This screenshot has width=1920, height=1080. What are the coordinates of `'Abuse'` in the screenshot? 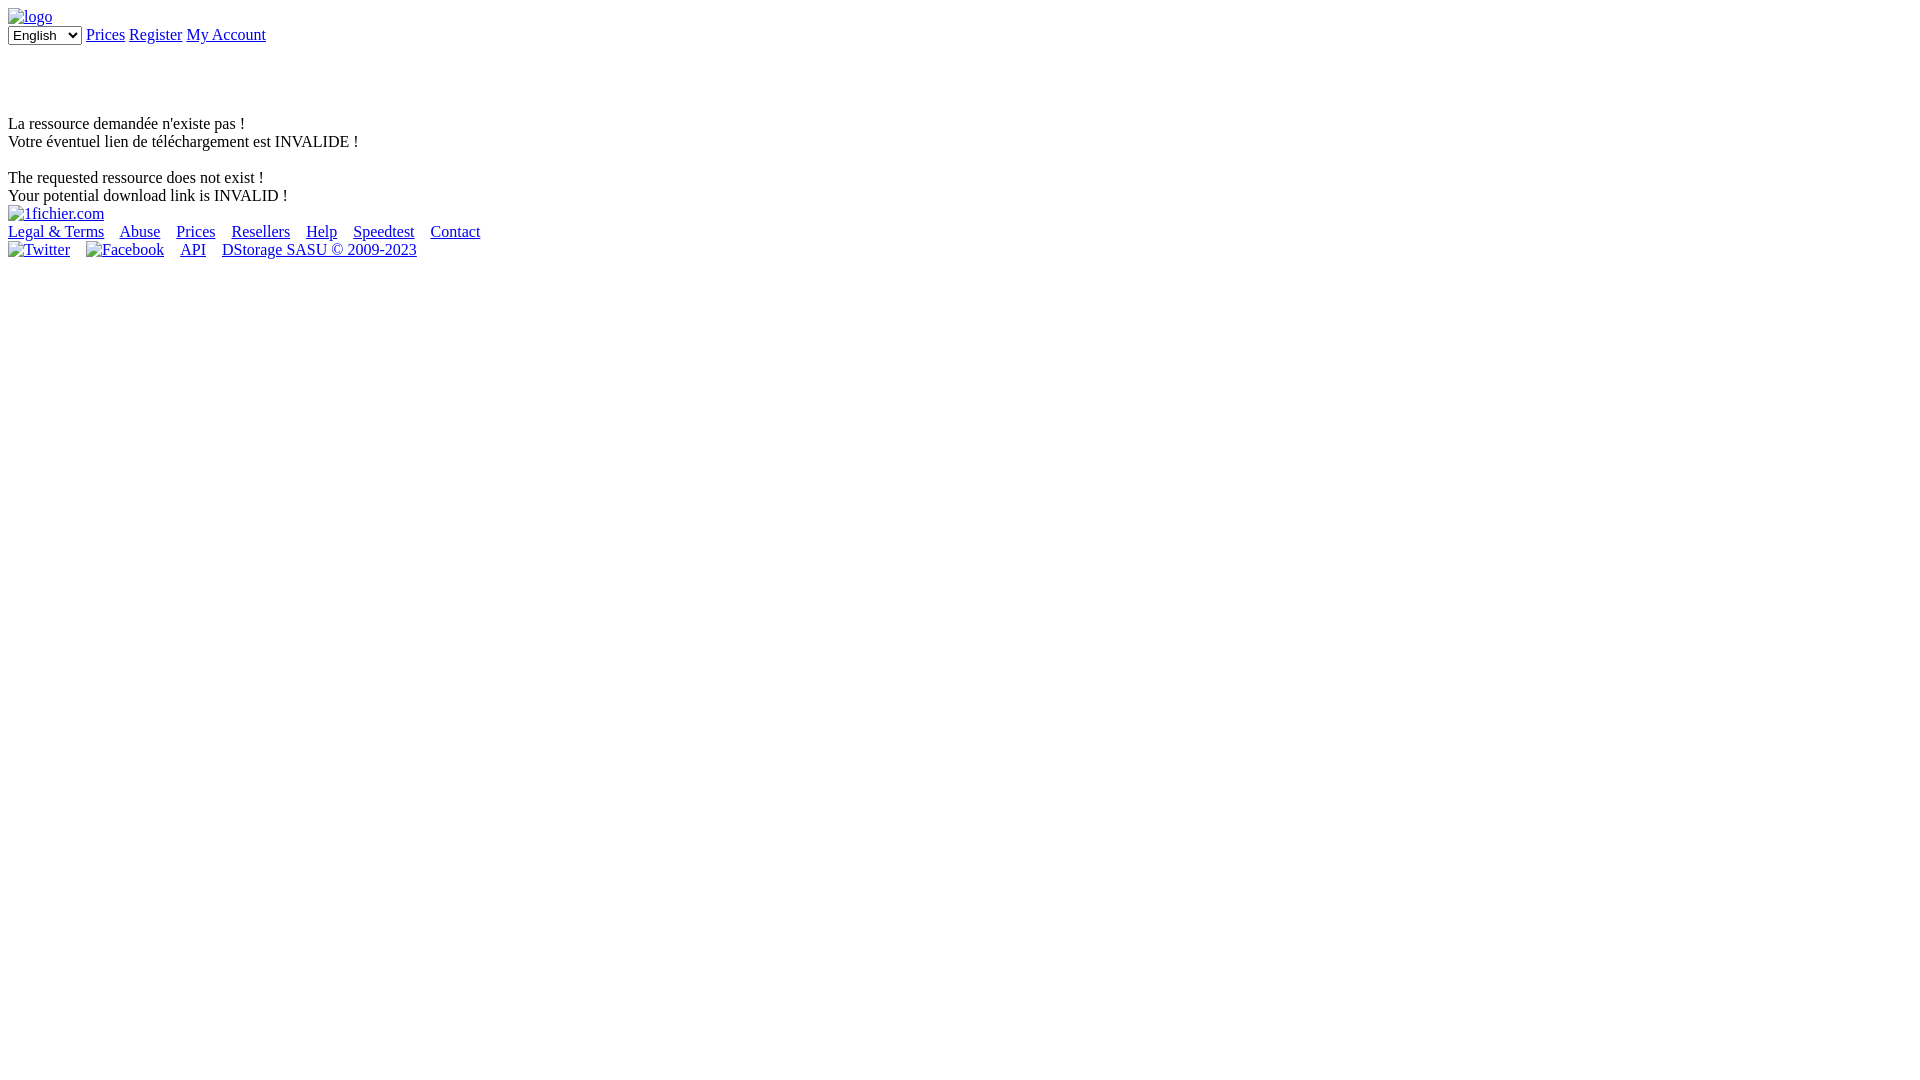 It's located at (138, 230).